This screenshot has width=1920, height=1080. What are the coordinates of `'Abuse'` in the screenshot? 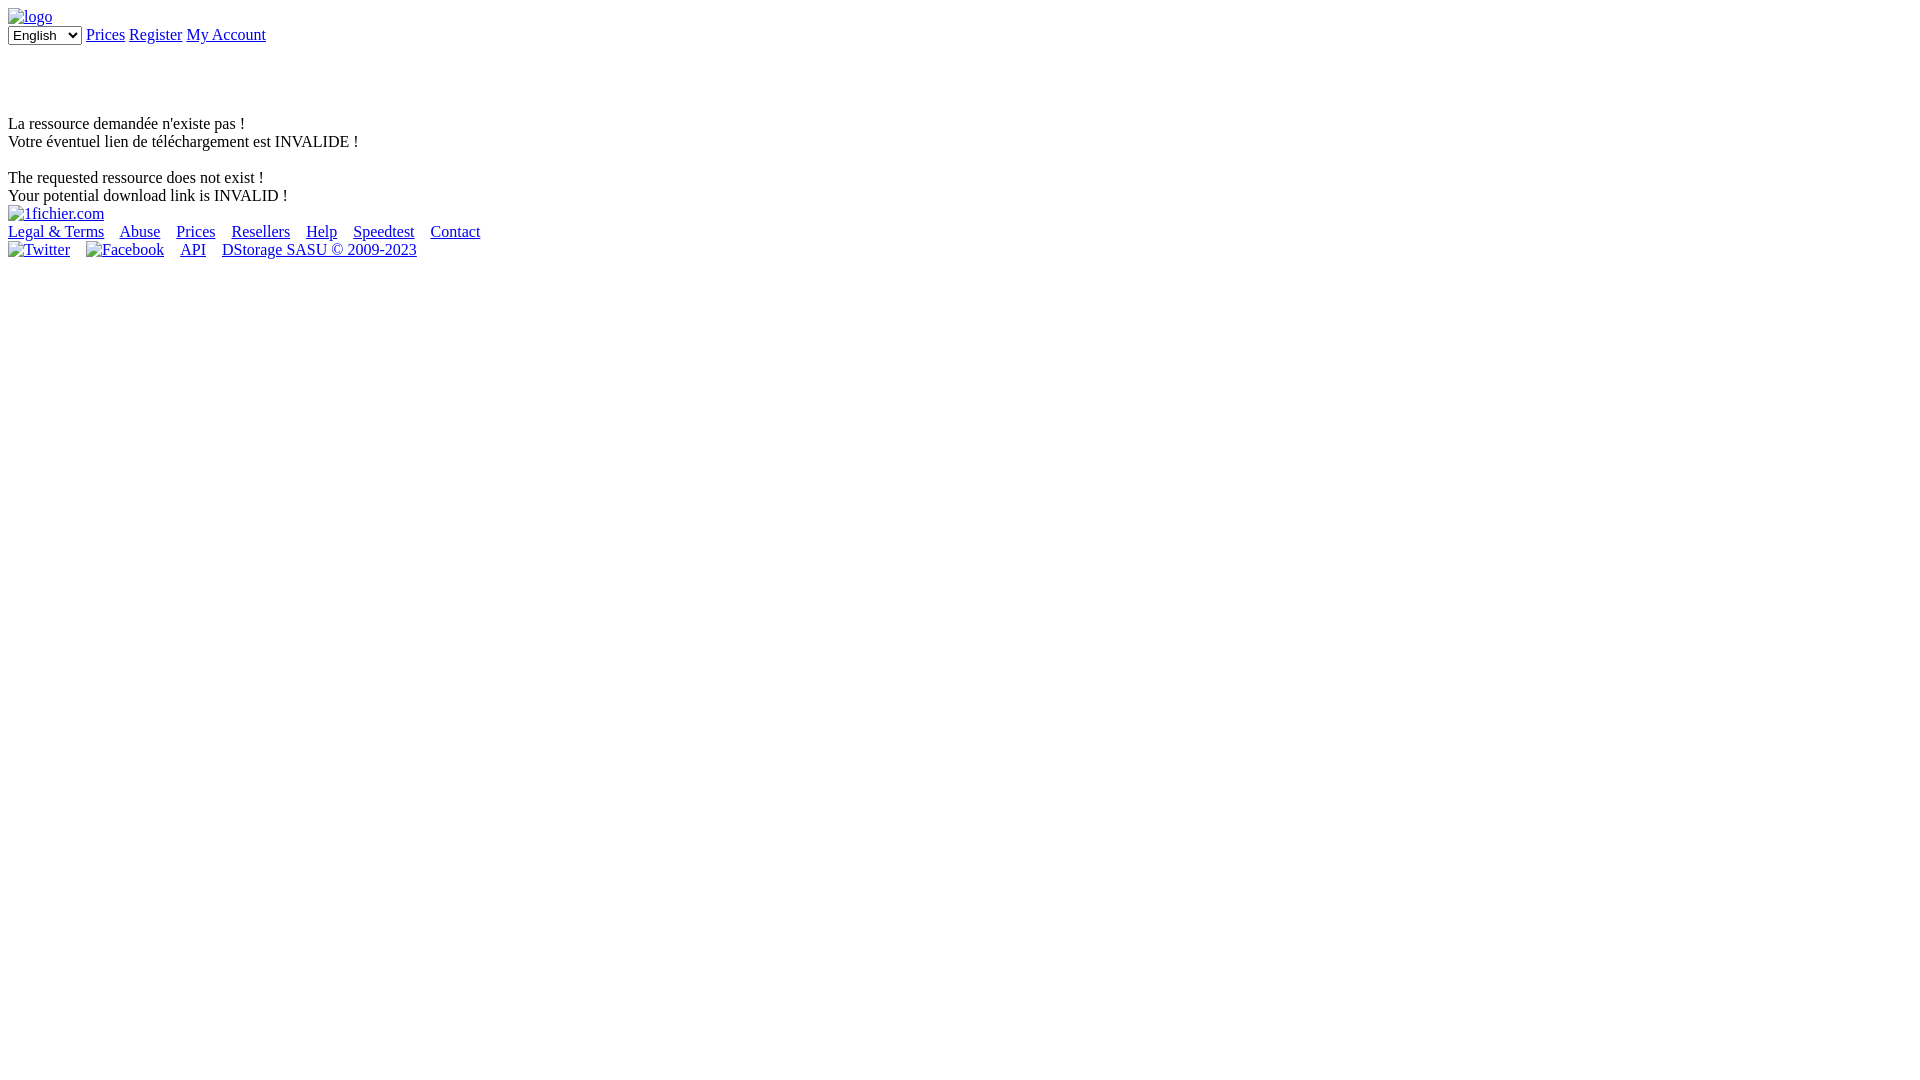 It's located at (138, 230).